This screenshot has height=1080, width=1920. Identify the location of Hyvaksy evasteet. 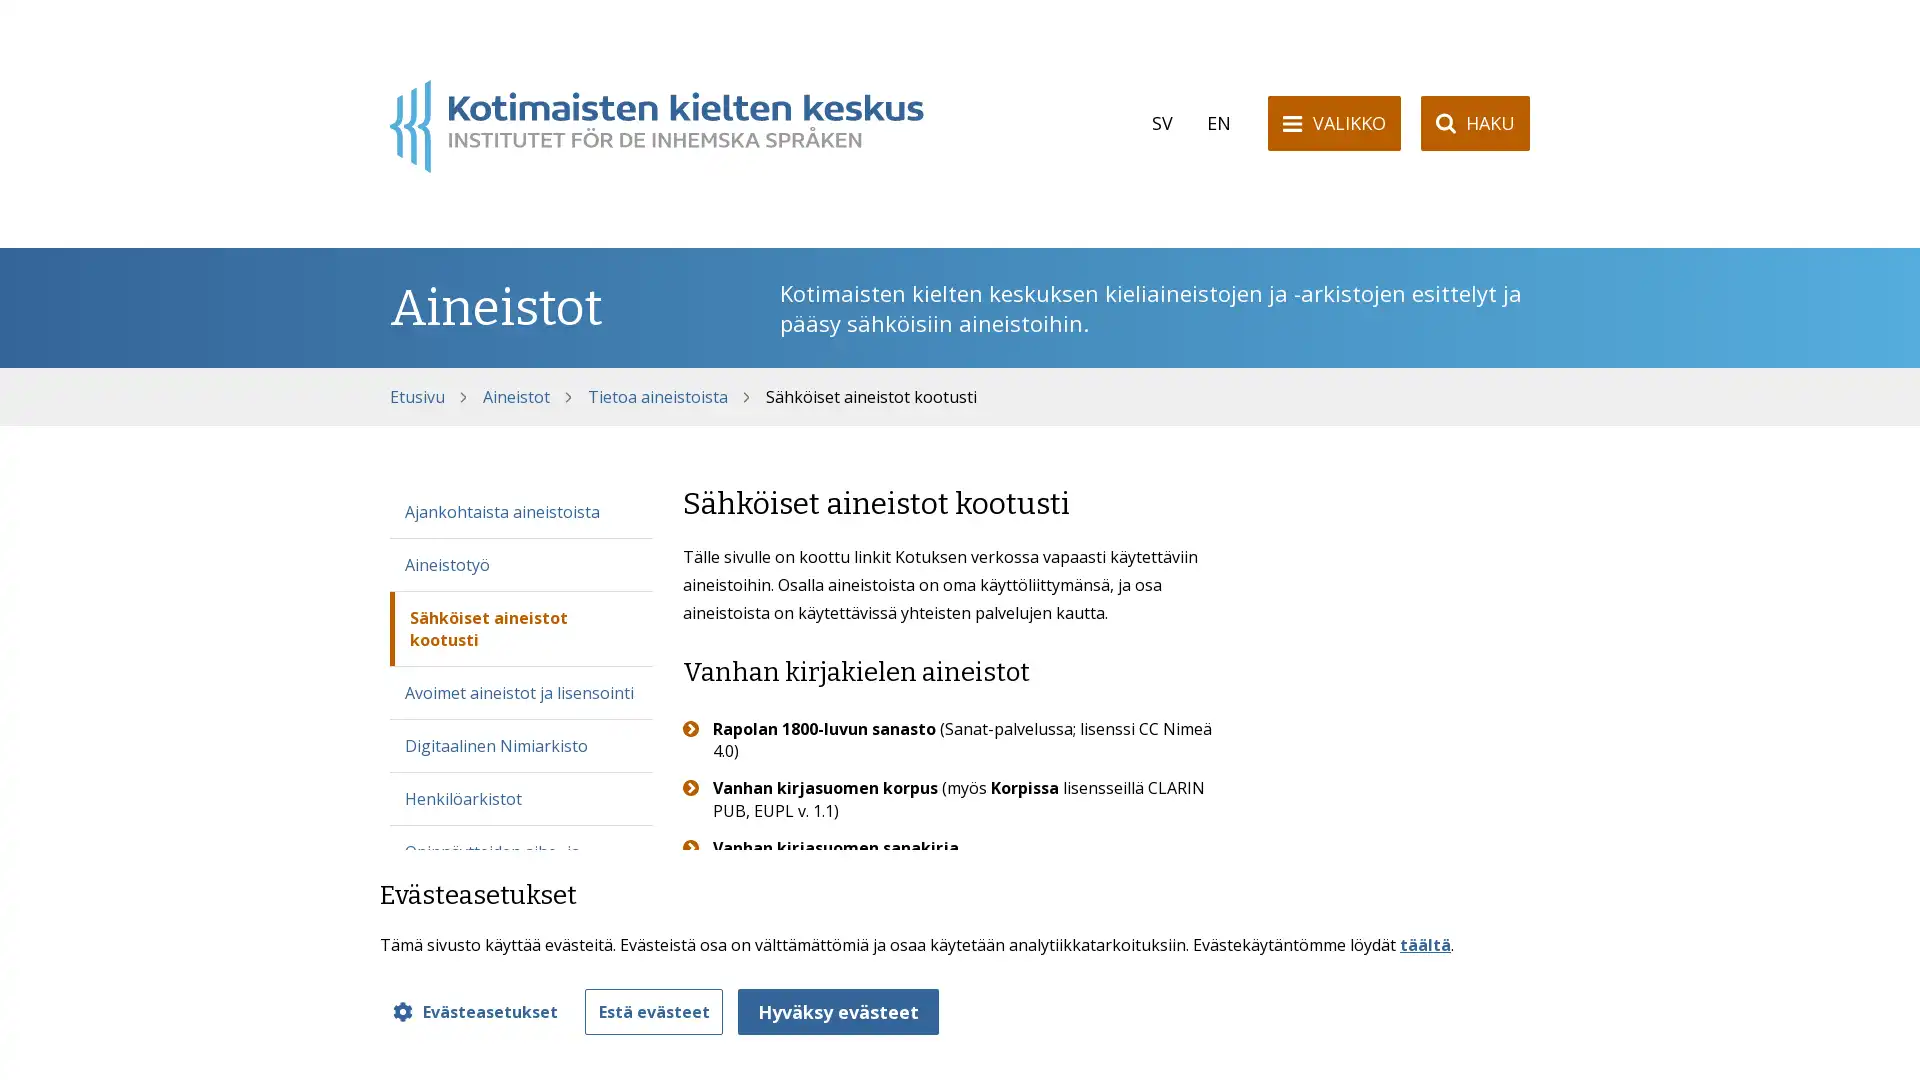
(838, 1011).